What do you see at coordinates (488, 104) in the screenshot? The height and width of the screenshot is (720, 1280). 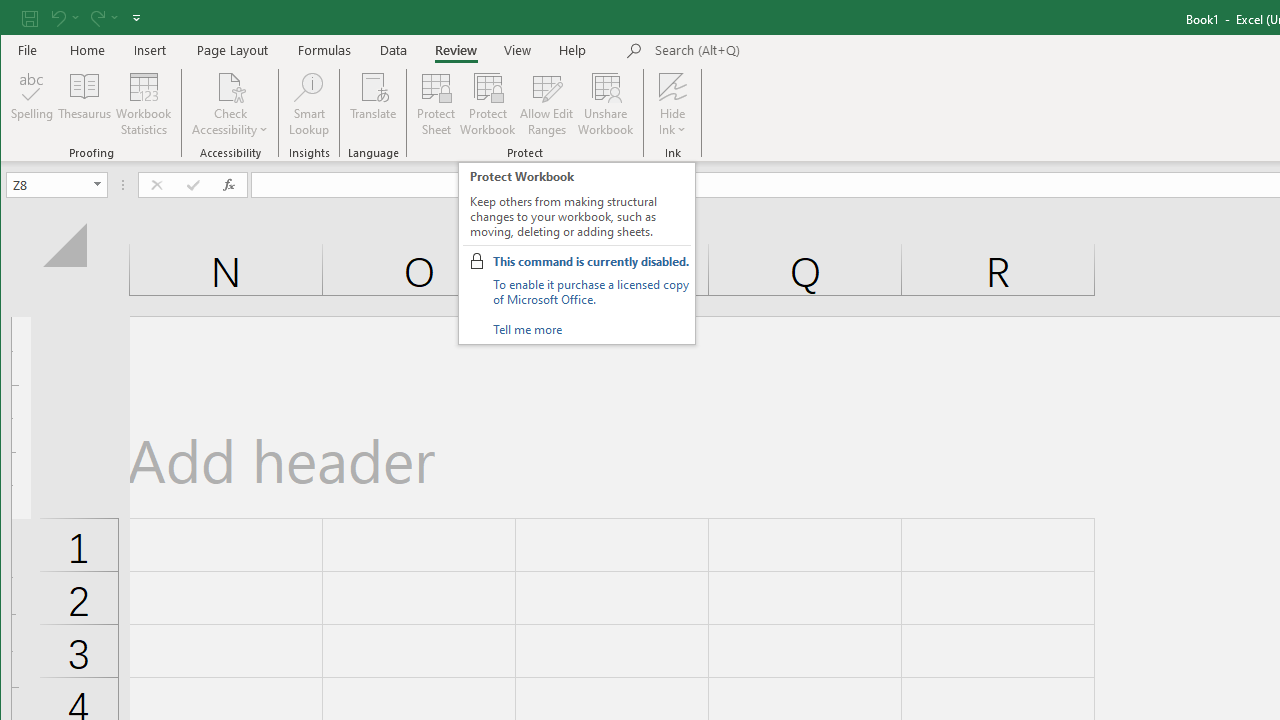 I see `'Protect Workbook...'` at bounding box center [488, 104].